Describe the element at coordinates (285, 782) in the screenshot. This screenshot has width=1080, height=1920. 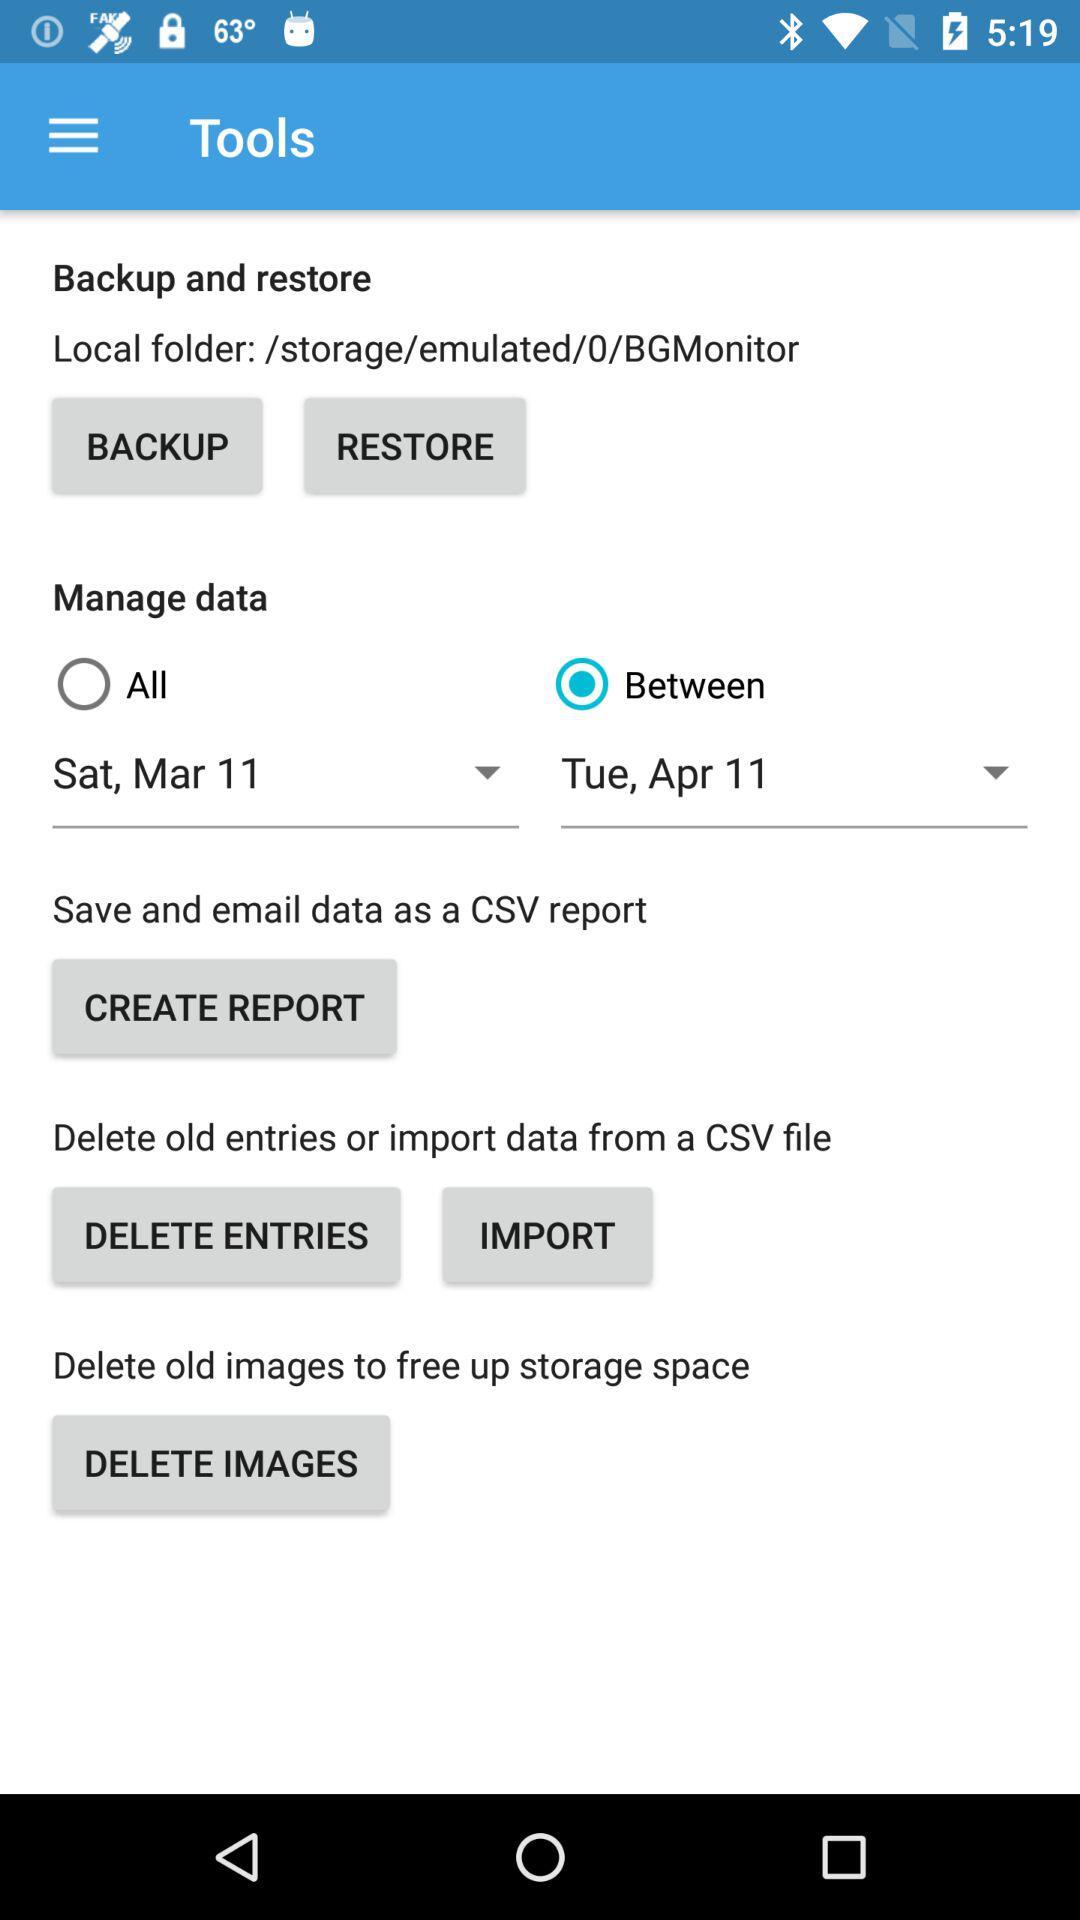
I see `item to the left of the between` at that location.